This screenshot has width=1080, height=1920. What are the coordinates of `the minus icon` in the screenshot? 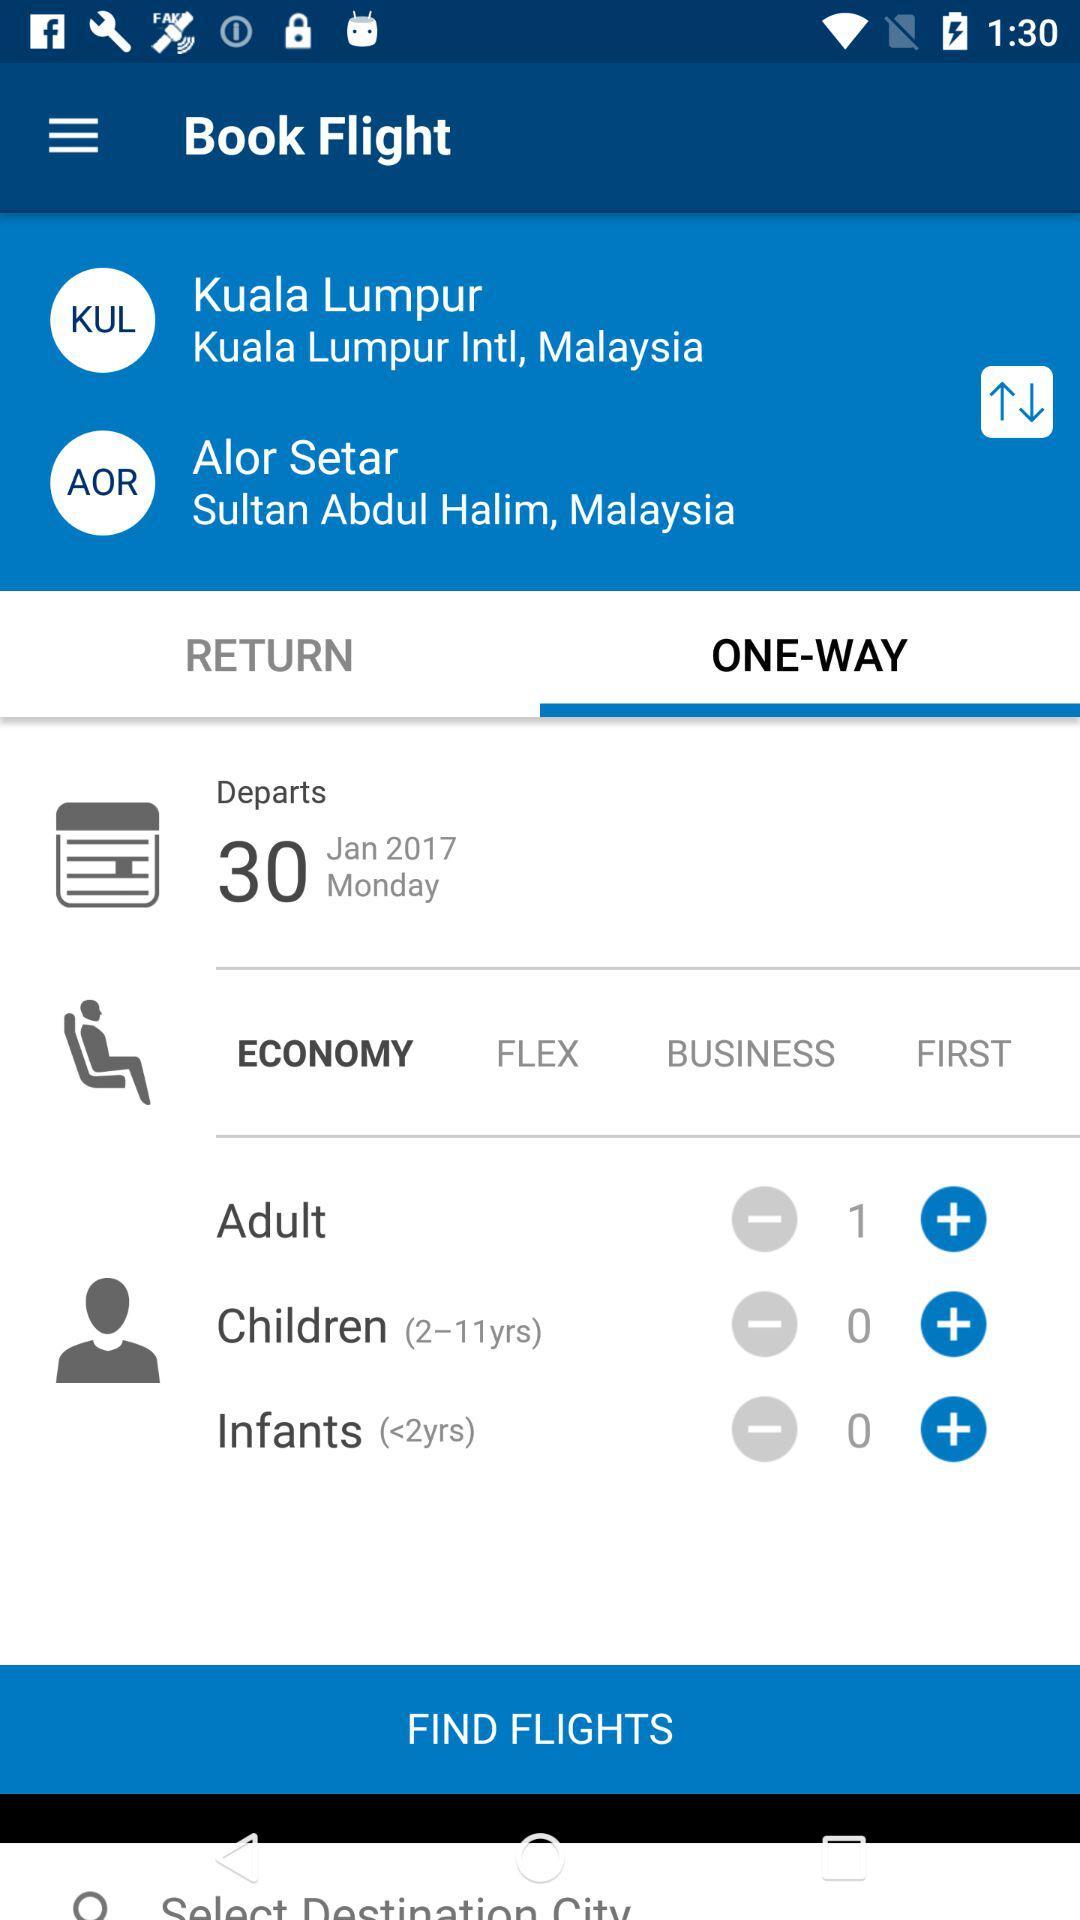 It's located at (764, 1324).